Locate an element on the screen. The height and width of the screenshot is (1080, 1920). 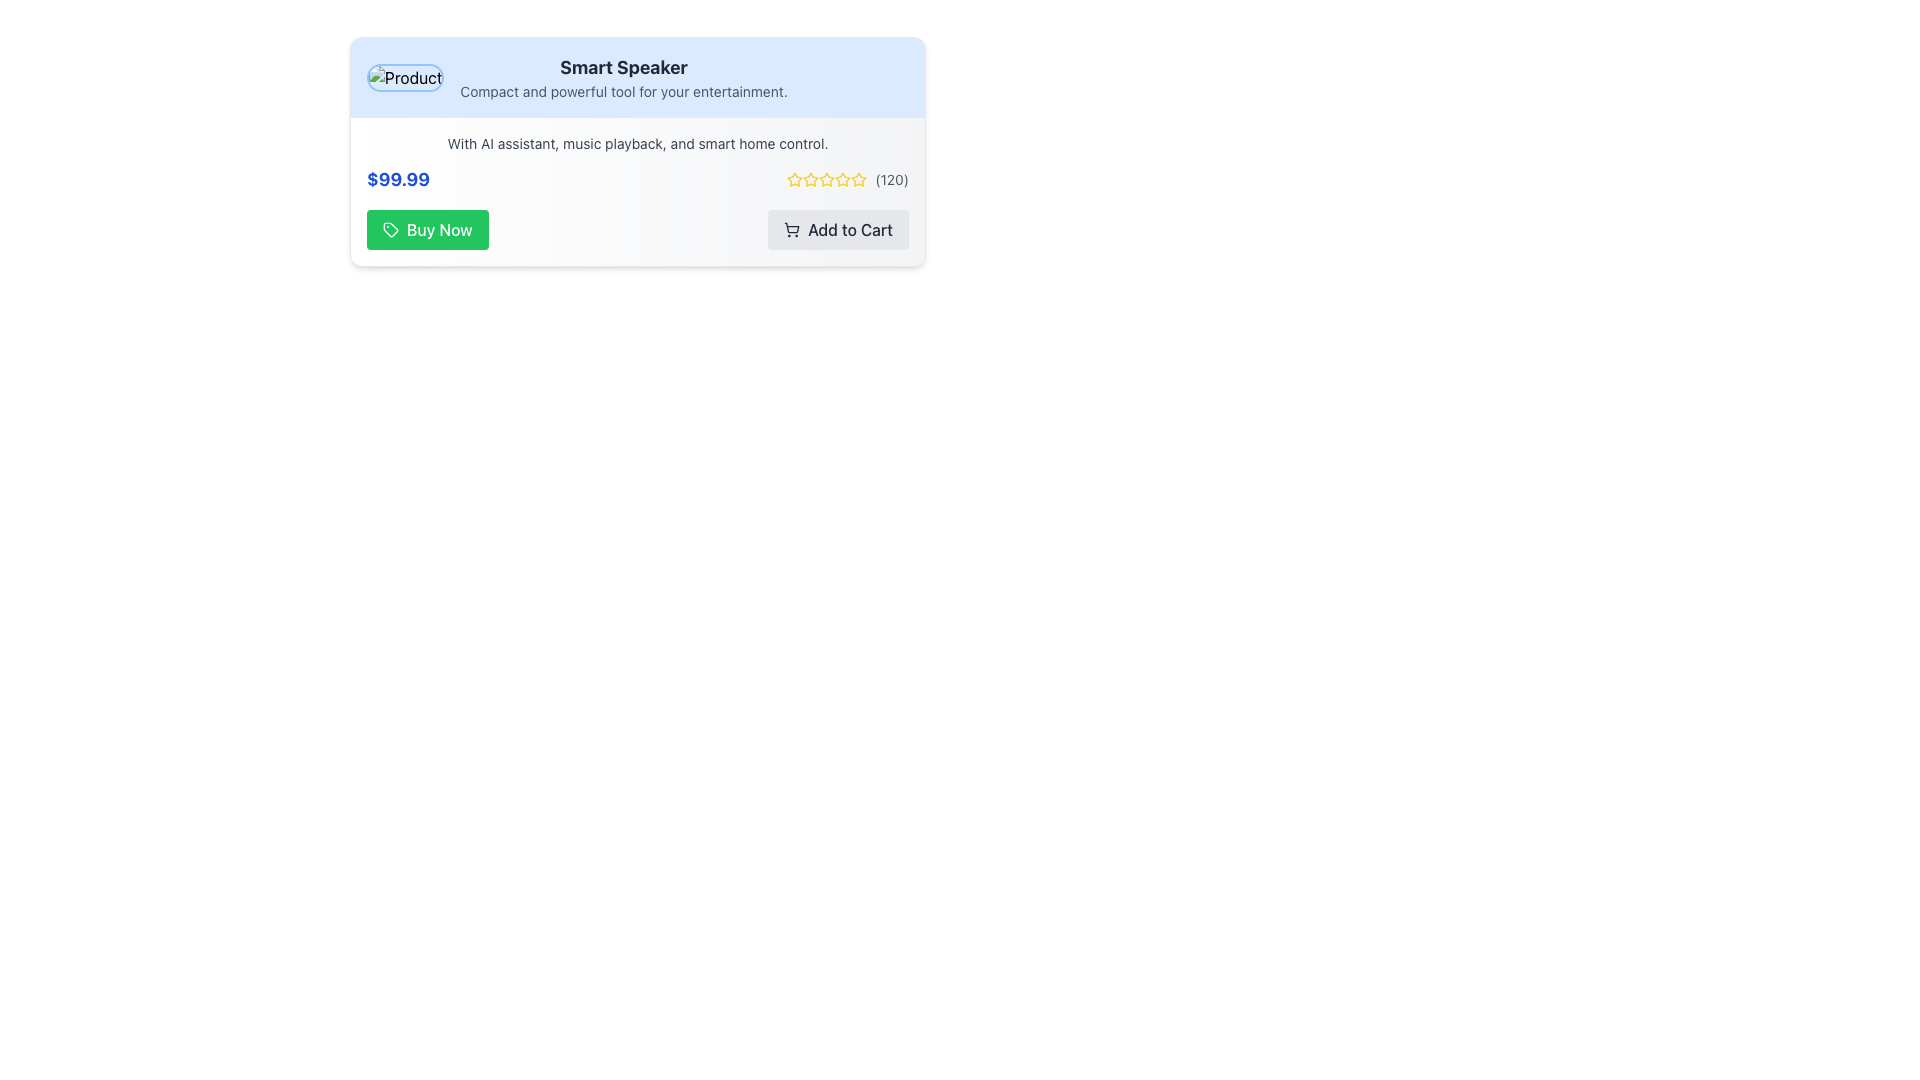
the styled text block titled 'Smart Speaker' which features a bold title and a descriptive line, set against a light blue background is located at coordinates (623, 76).